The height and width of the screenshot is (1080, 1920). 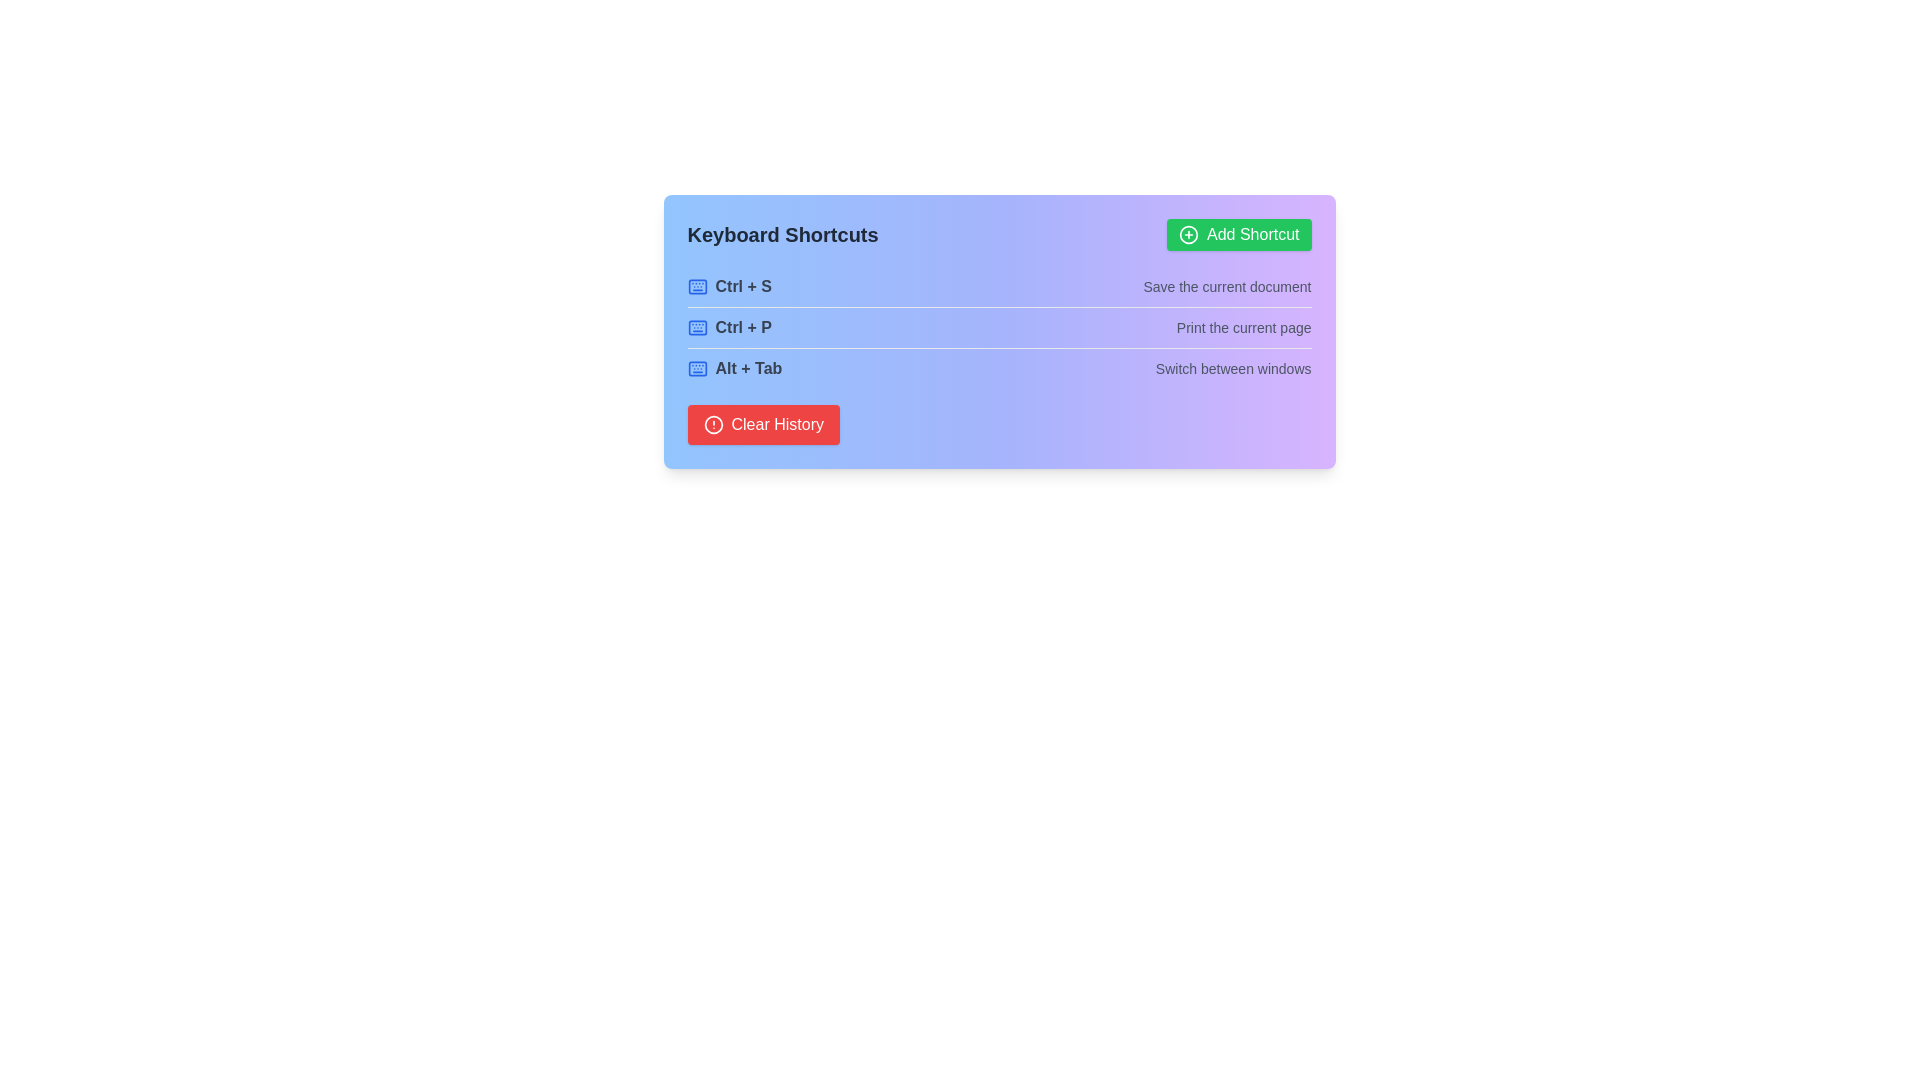 I want to click on the visual representation of the blue keyboard icon located near the left side of the row associated with 'Ctrl + P' in the 'Keyboard Shortcuts' list, so click(x=697, y=326).